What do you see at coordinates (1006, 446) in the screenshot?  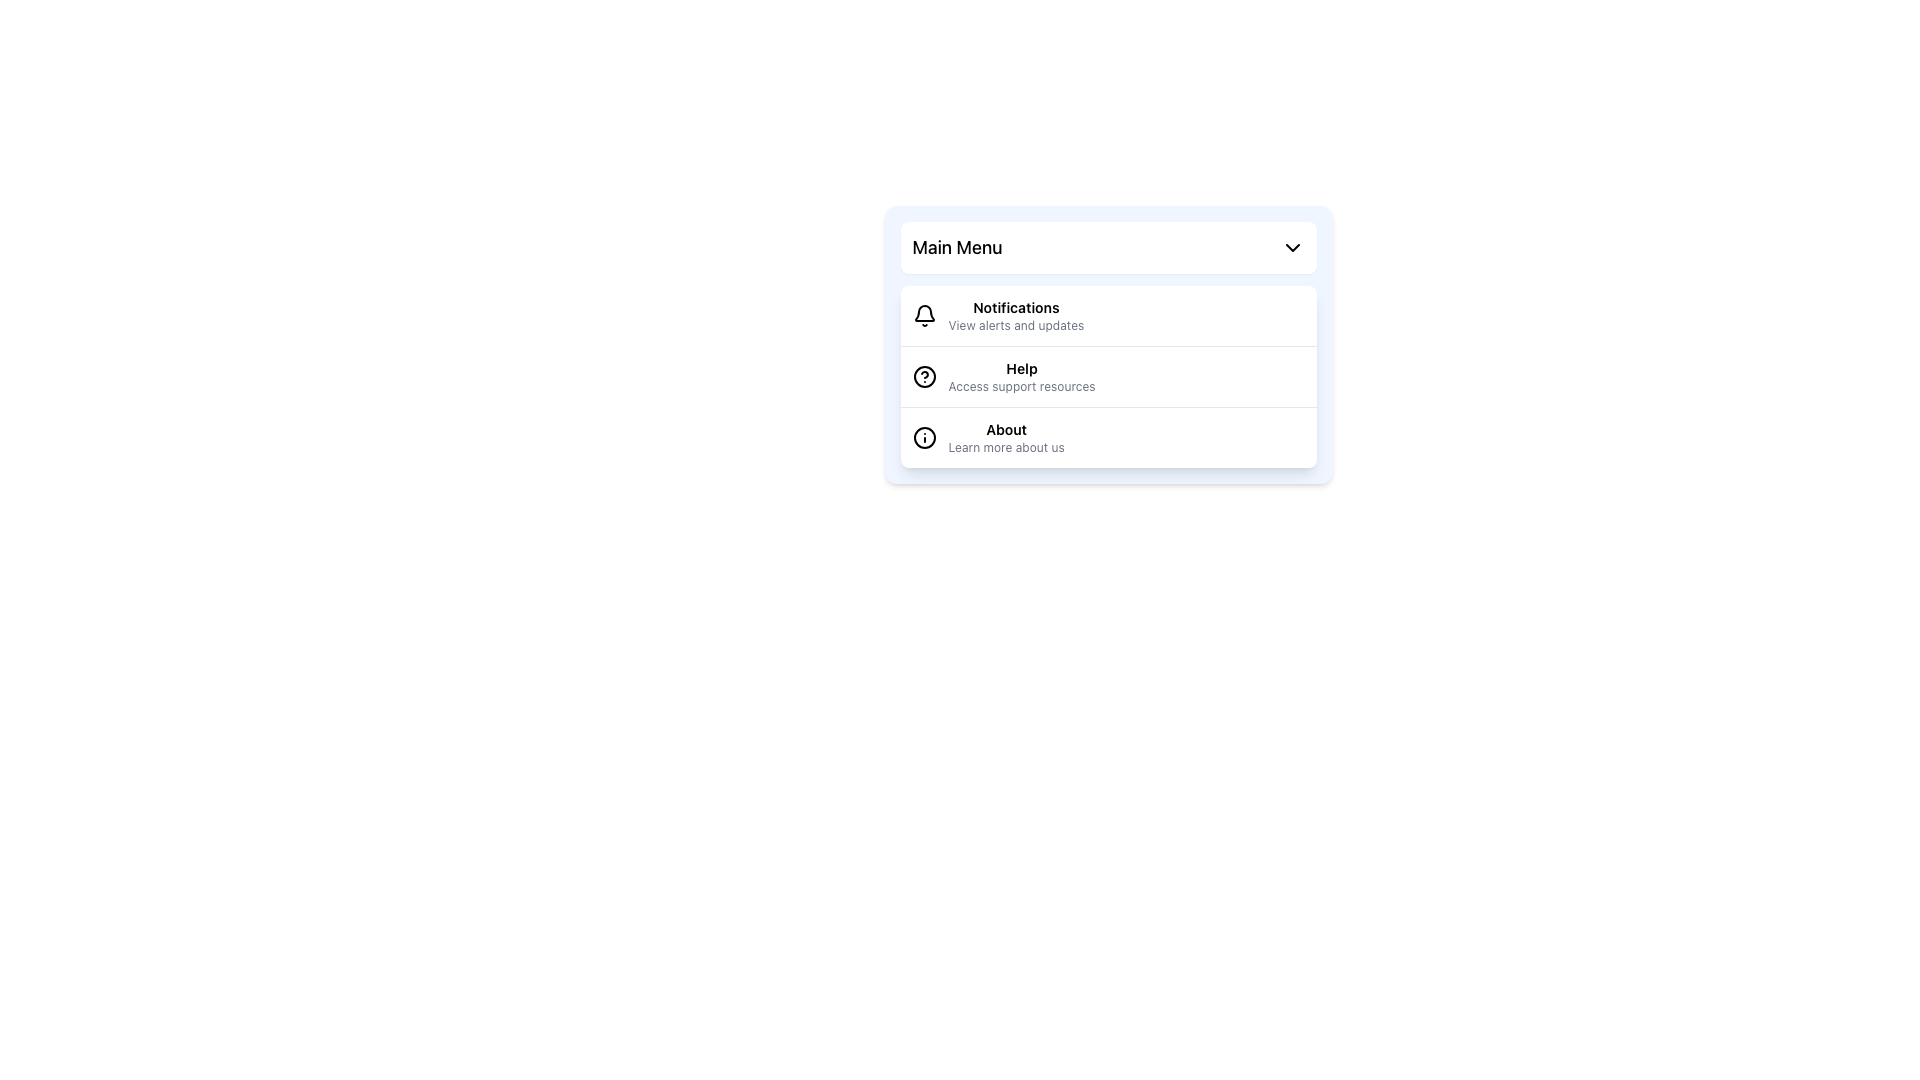 I see `the text label that reads 'Learn more about us', located in the bottom-right corner of the 'About' section within the 'Main Menu' dropdown` at bounding box center [1006, 446].